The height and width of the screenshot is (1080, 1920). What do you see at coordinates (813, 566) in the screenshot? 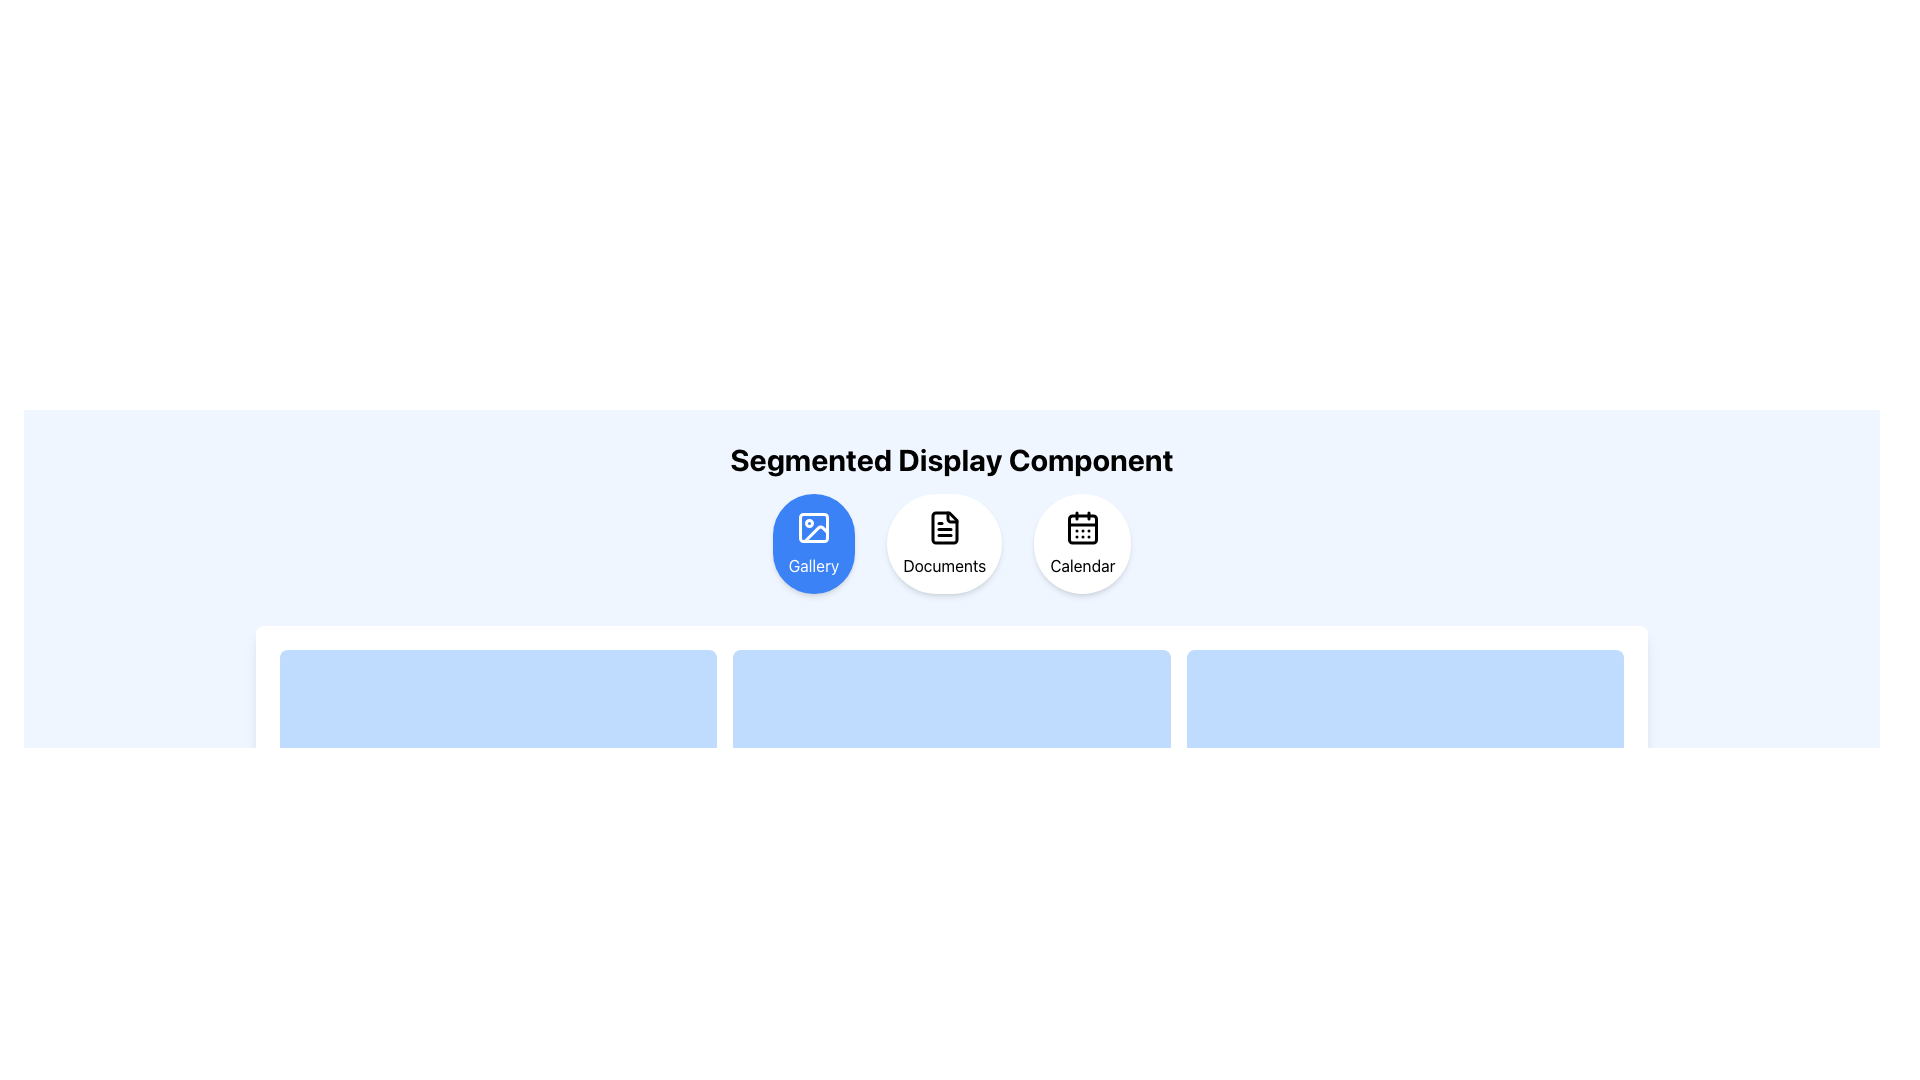
I see `text label indicating the function of the leftmost button, which accesses the 'Gallery' feature` at bounding box center [813, 566].